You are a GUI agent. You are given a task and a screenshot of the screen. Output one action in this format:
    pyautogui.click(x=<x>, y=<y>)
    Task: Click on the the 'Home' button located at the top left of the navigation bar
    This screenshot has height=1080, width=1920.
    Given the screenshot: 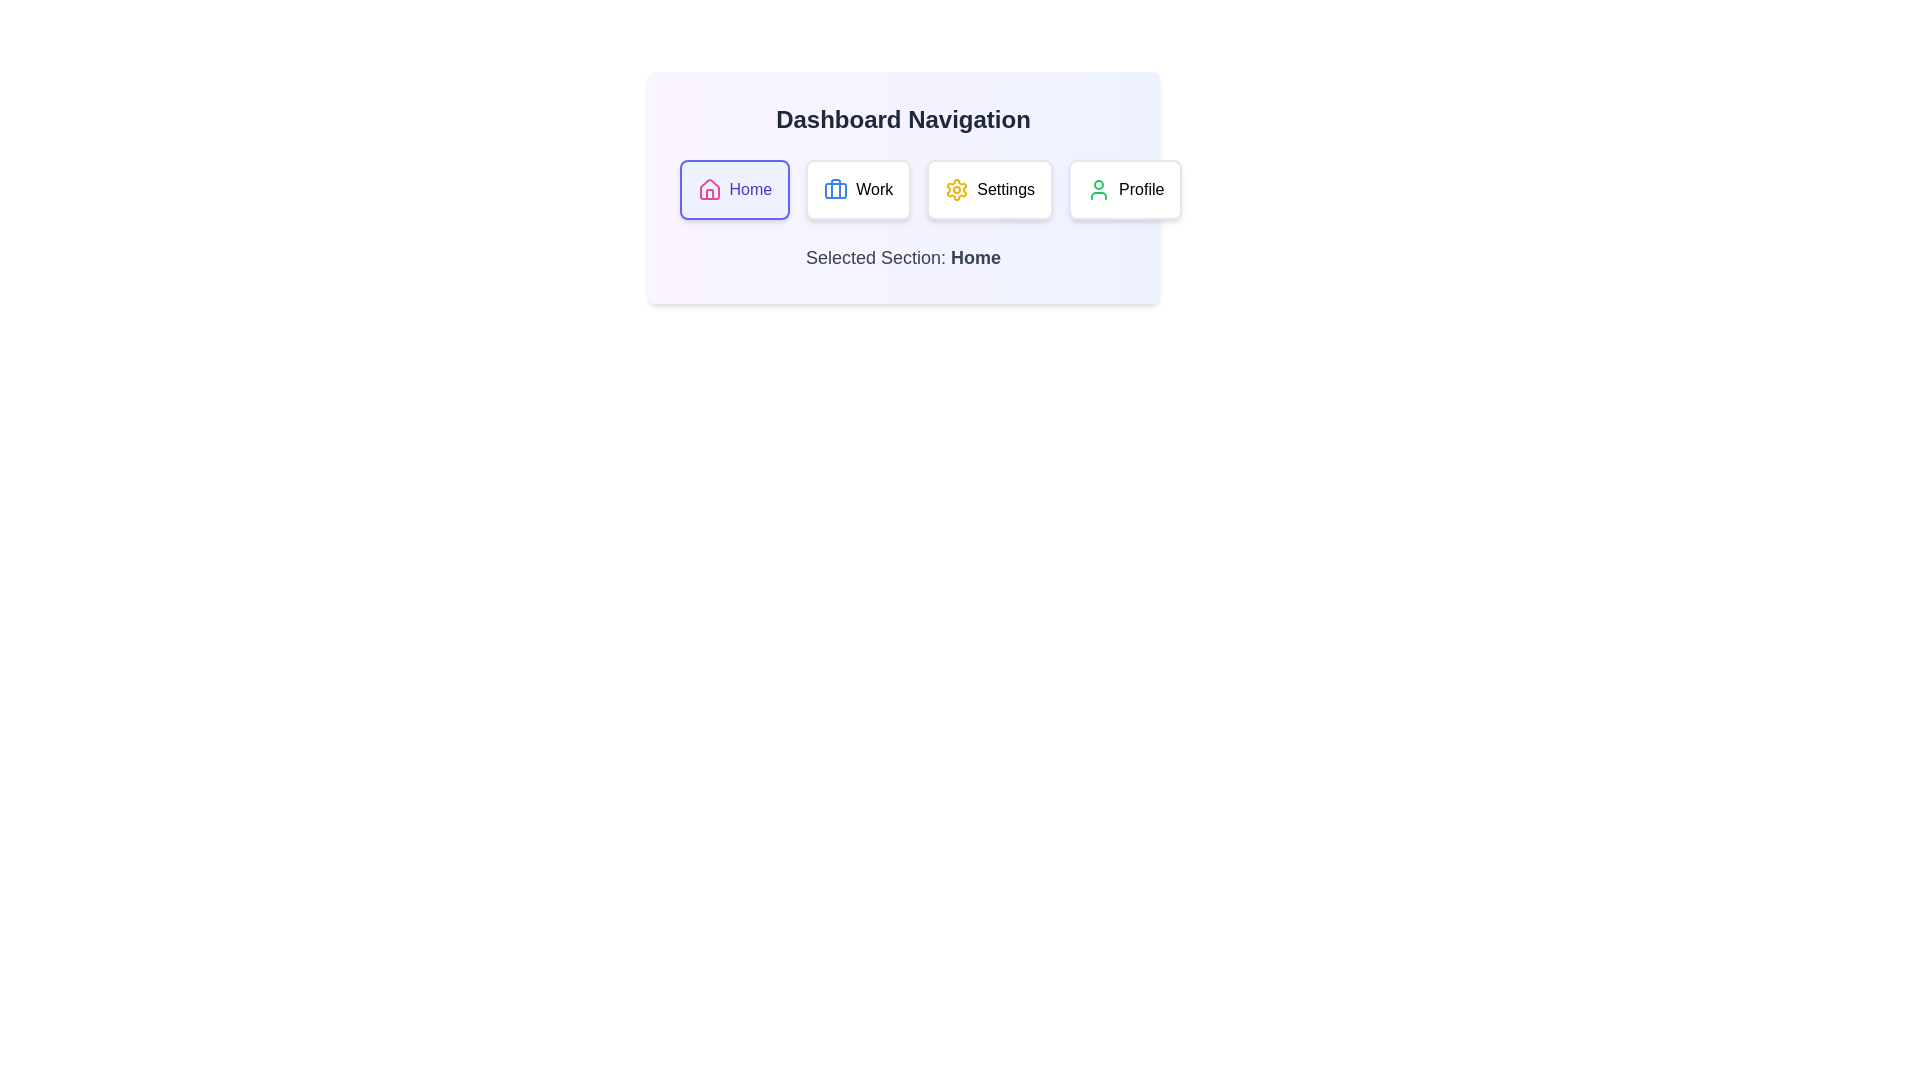 What is the action you would take?
    pyautogui.click(x=733, y=189)
    